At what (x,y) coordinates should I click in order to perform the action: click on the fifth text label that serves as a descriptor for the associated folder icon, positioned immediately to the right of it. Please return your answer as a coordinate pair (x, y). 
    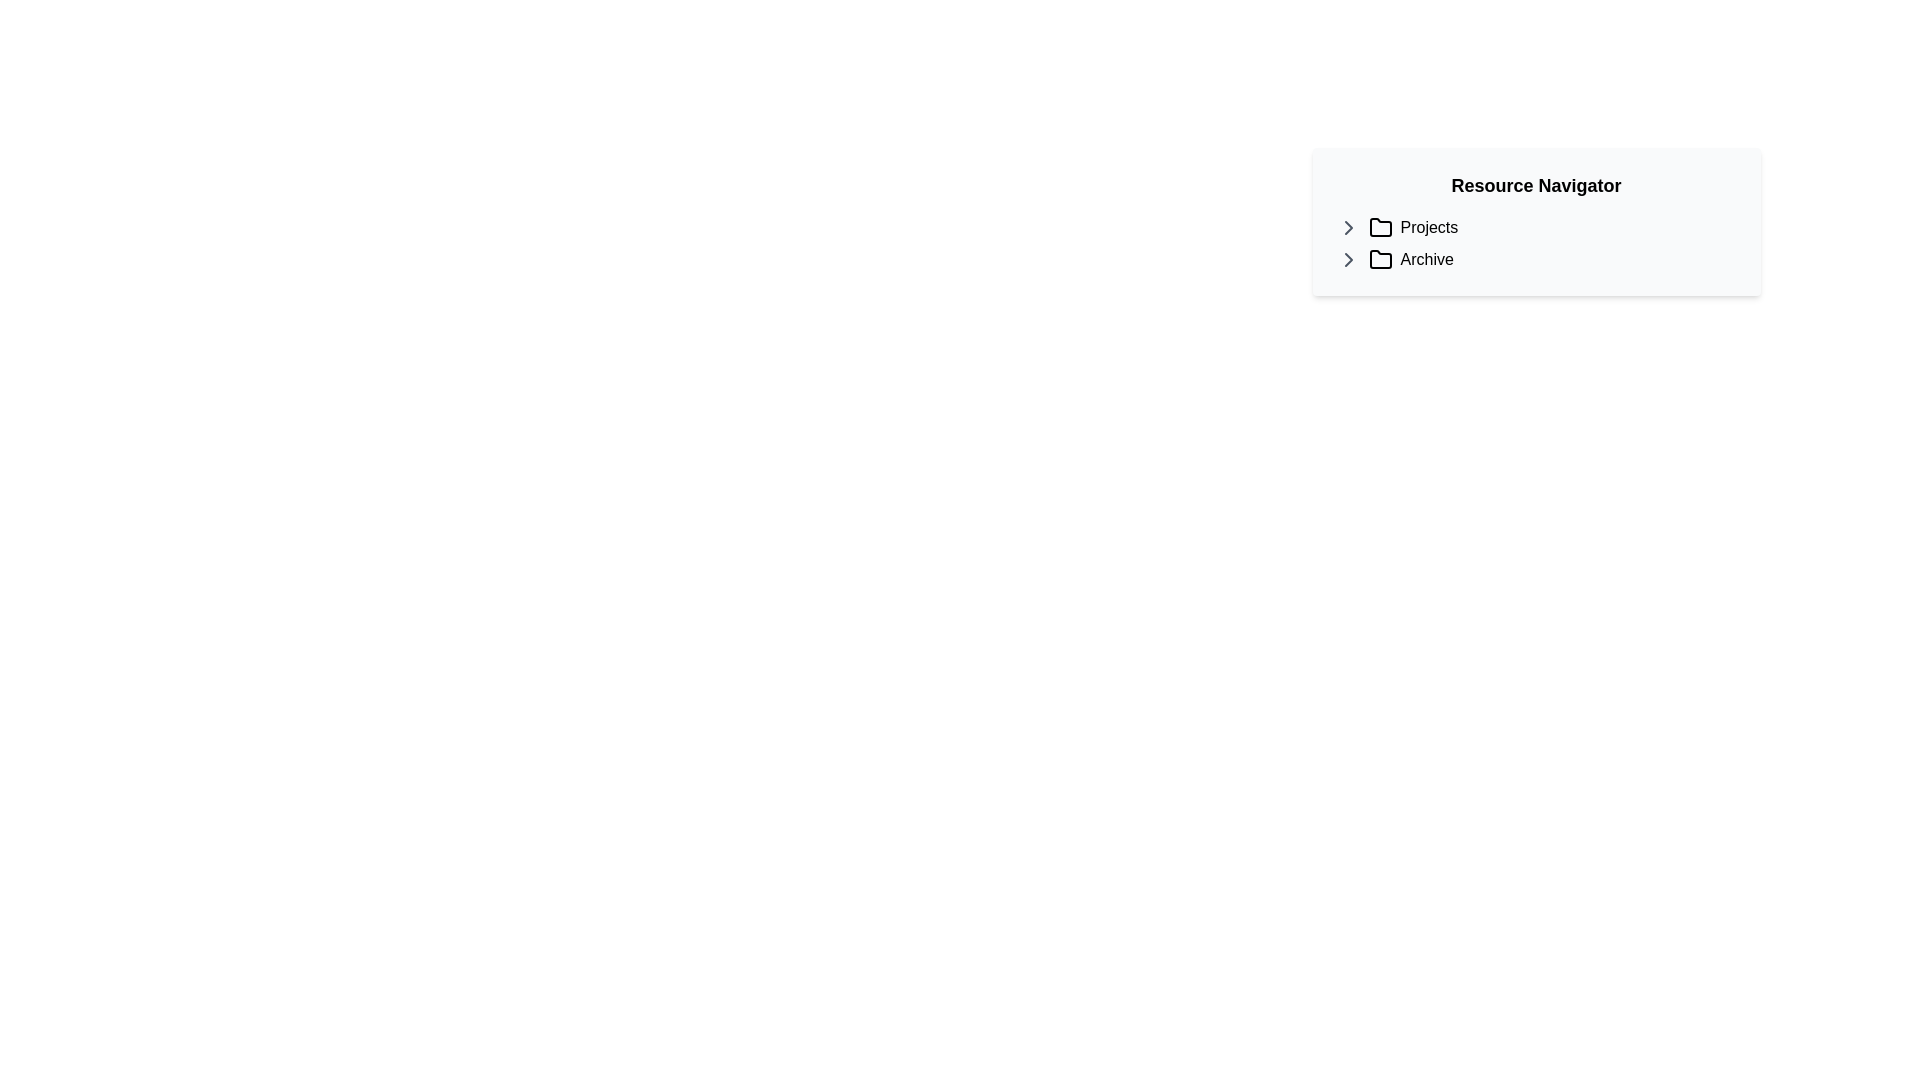
    Looking at the image, I should click on (1426, 258).